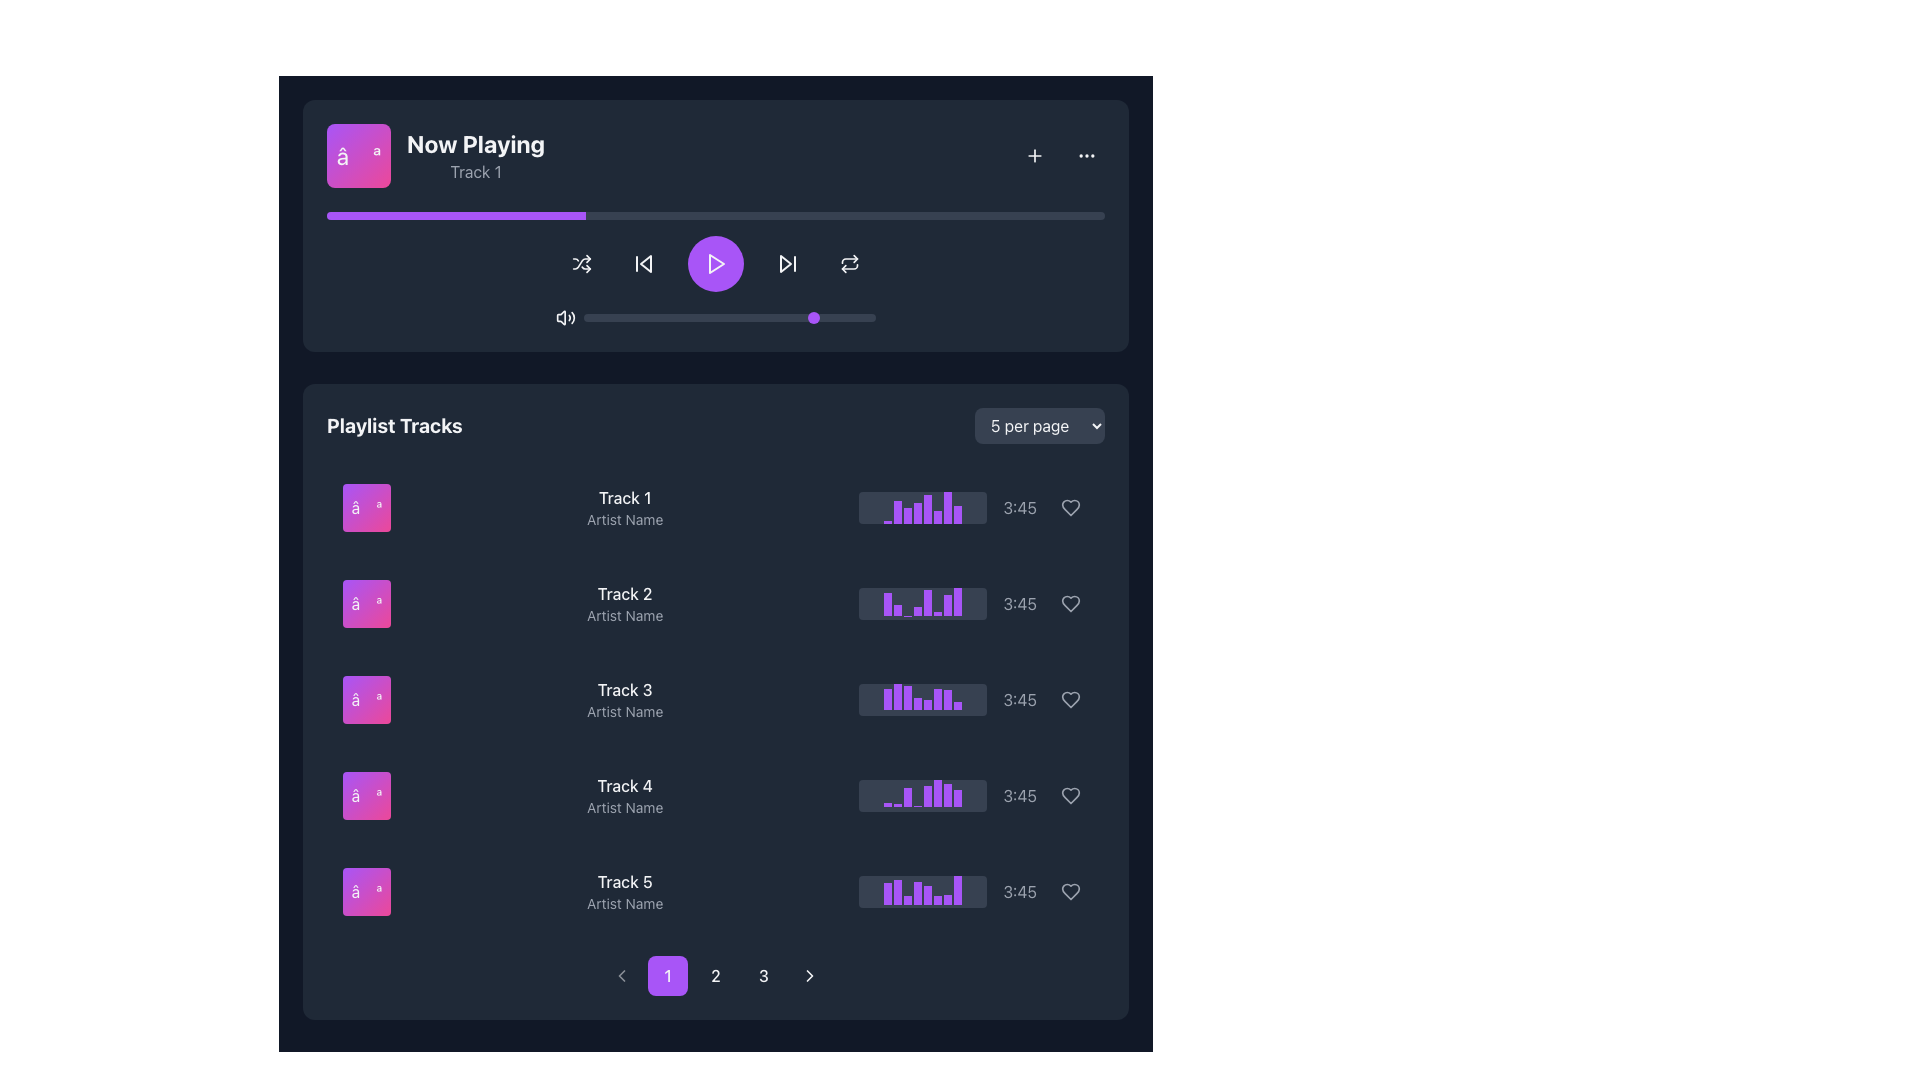 Image resolution: width=1920 pixels, height=1080 pixels. What do you see at coordinates (366, 507) in the screenshot?
I see `the musical note icon centered within the first item in the 'Playlist Tracks' list, which is adjacent to the text 'Track 1 - Artist Name.'` at bounding box center [366, 507].